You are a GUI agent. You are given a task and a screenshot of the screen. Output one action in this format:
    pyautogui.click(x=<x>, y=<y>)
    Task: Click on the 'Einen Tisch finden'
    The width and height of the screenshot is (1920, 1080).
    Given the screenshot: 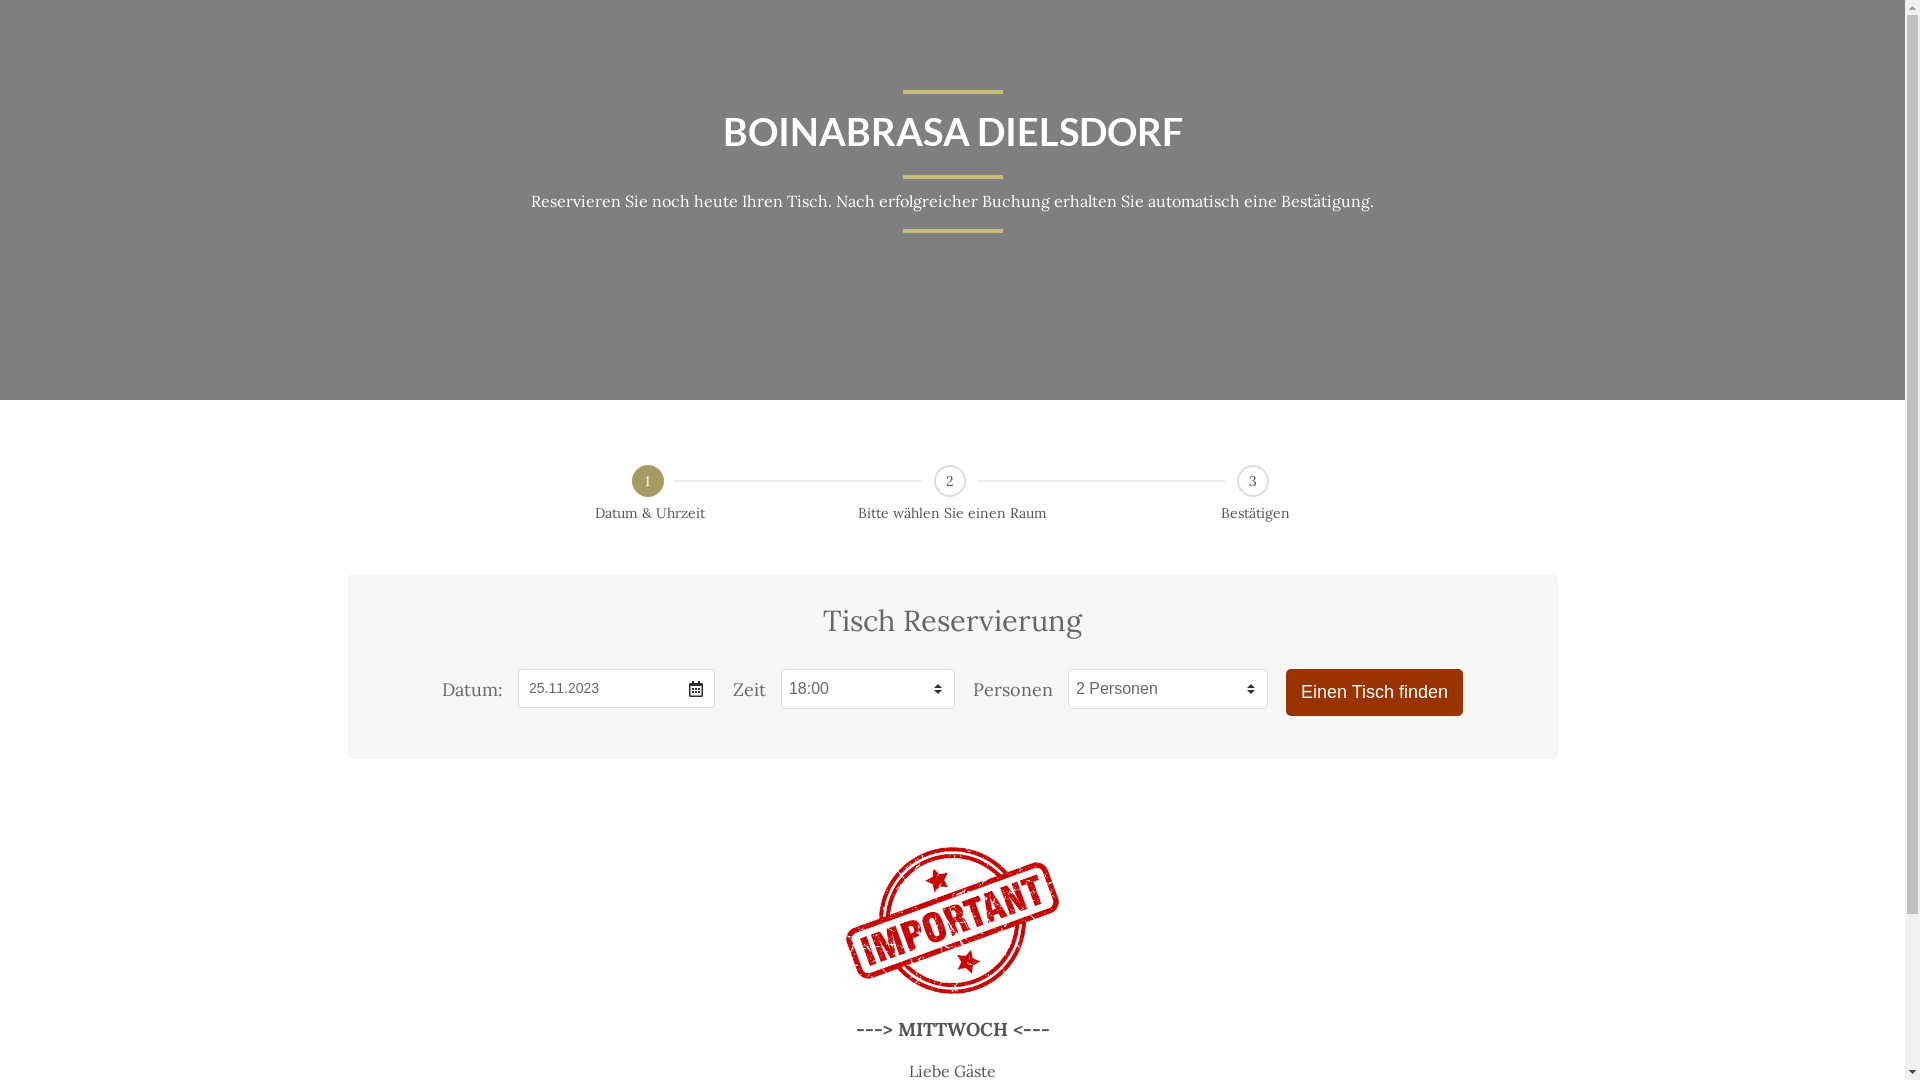 What is the action you would take?
    pyautogui.click(x=1373, y=690)
    